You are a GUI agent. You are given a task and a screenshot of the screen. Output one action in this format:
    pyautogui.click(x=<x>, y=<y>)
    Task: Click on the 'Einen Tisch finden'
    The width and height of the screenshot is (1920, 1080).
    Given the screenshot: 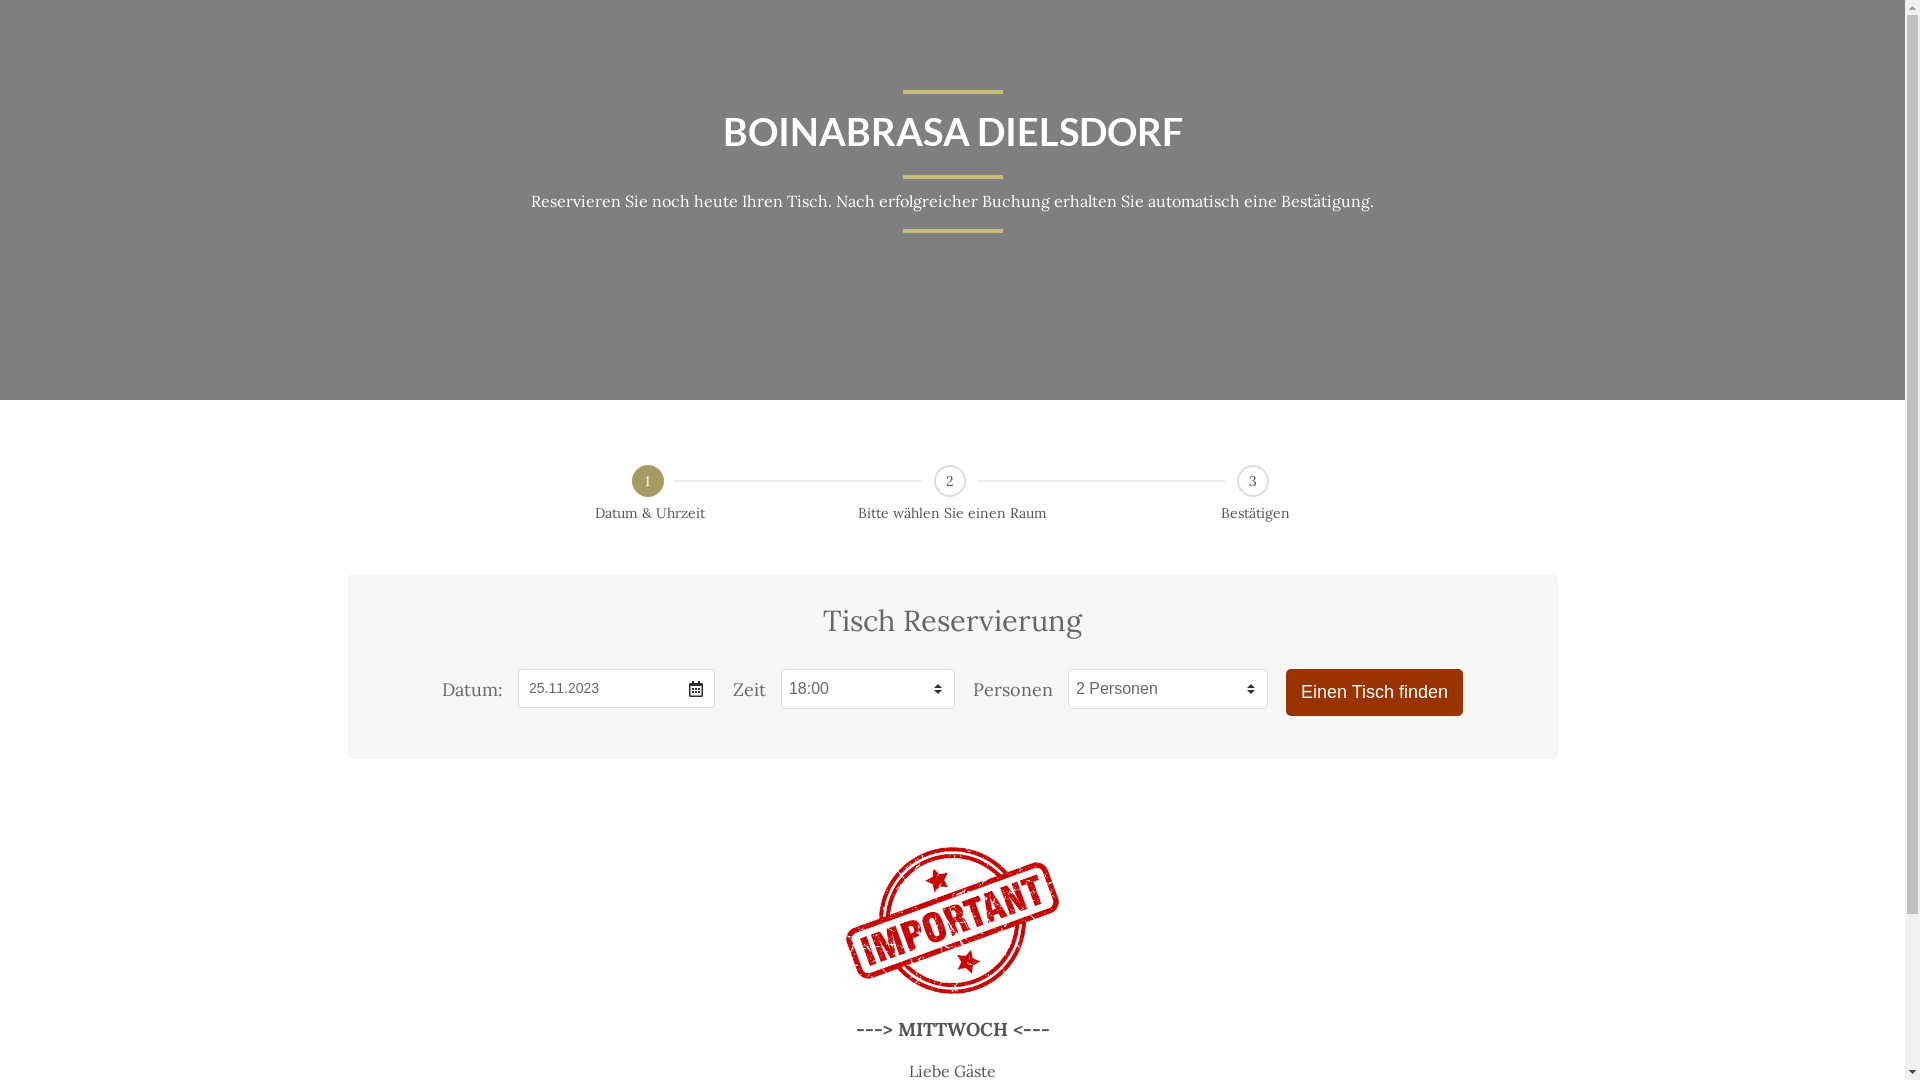 What is the action you would take?
    pyautogui.click(x=1373, y=690)
    